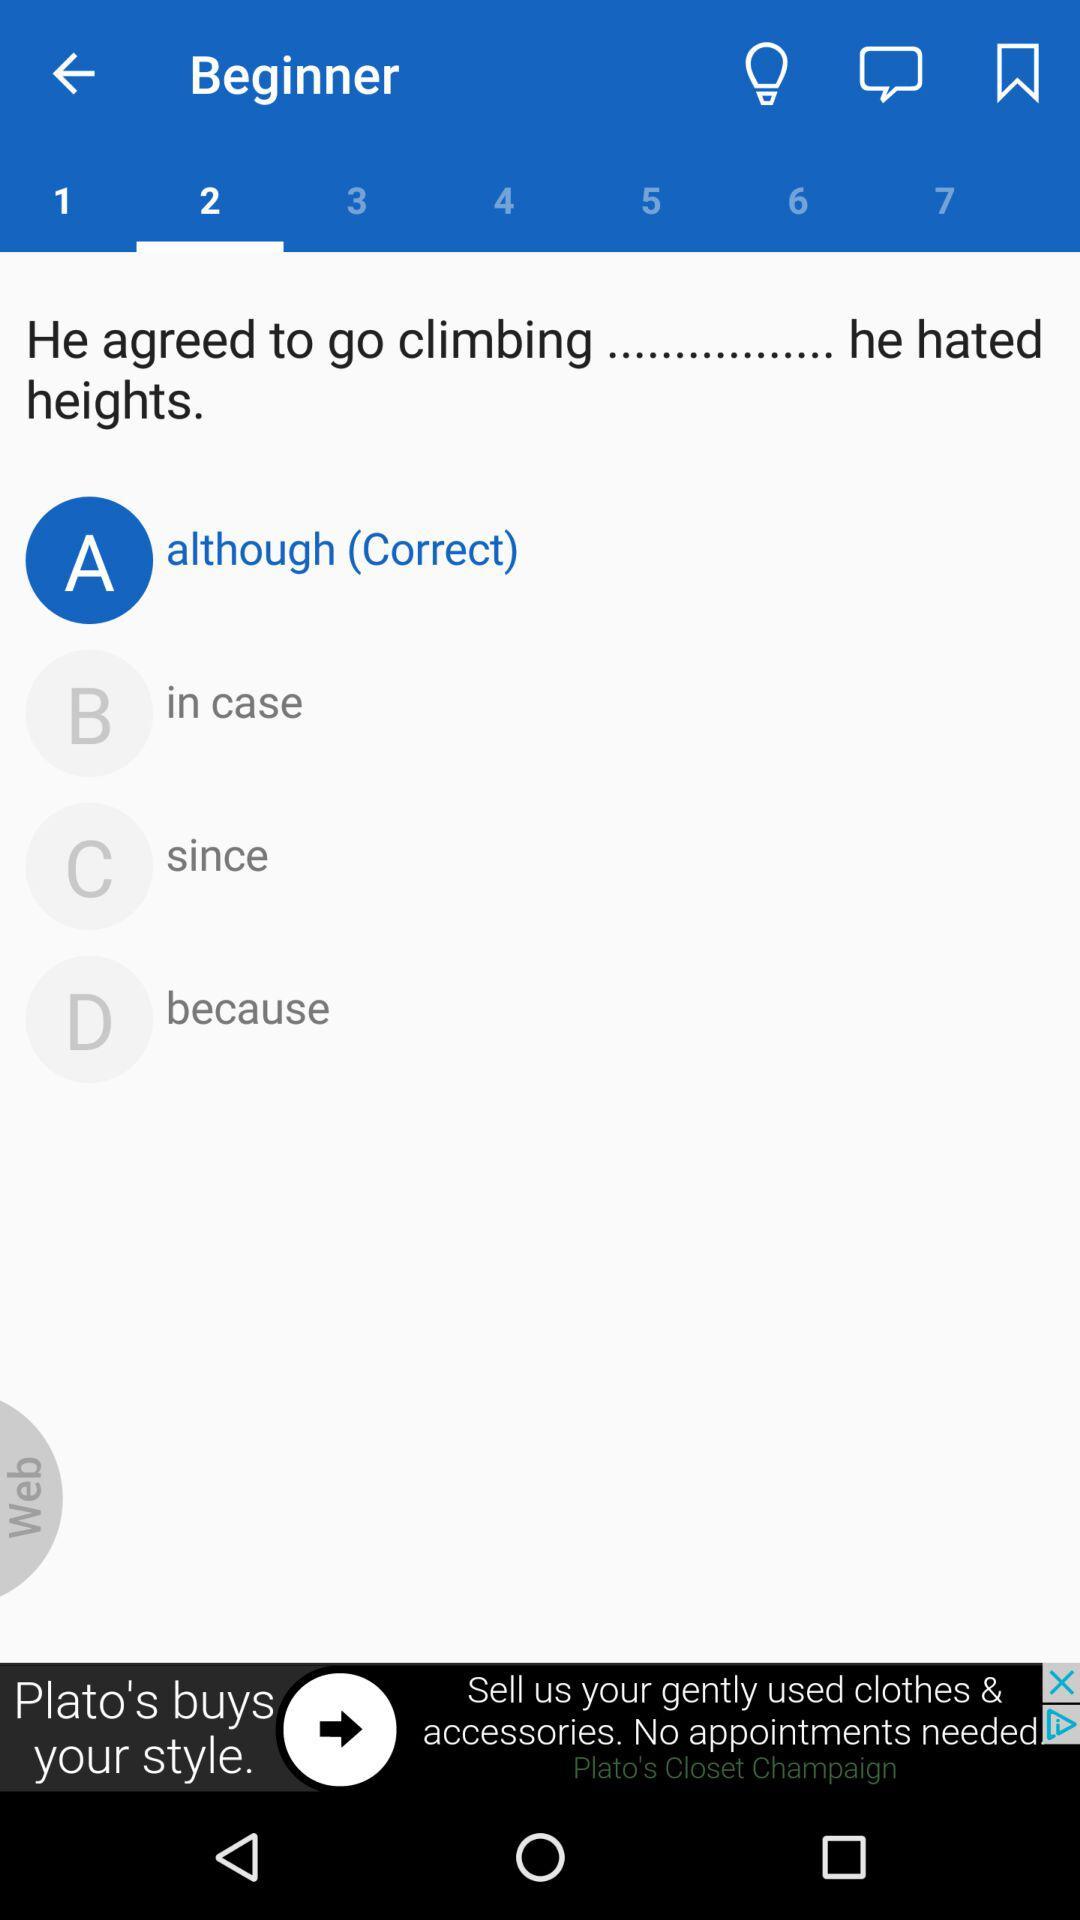  Describe the element at coordinates (890, 73) in the screenshot. I see `the message icon at the top of the page` at that location.